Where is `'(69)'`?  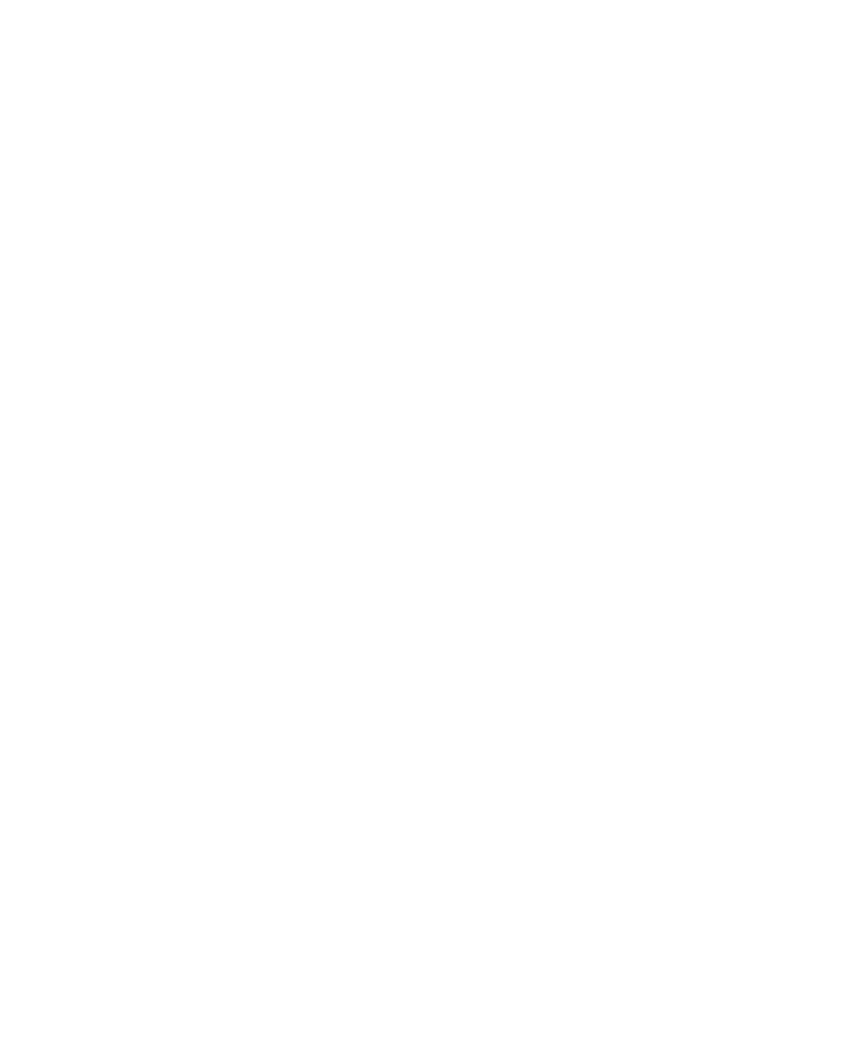
'(69)' is located at coordinates (180, 773).